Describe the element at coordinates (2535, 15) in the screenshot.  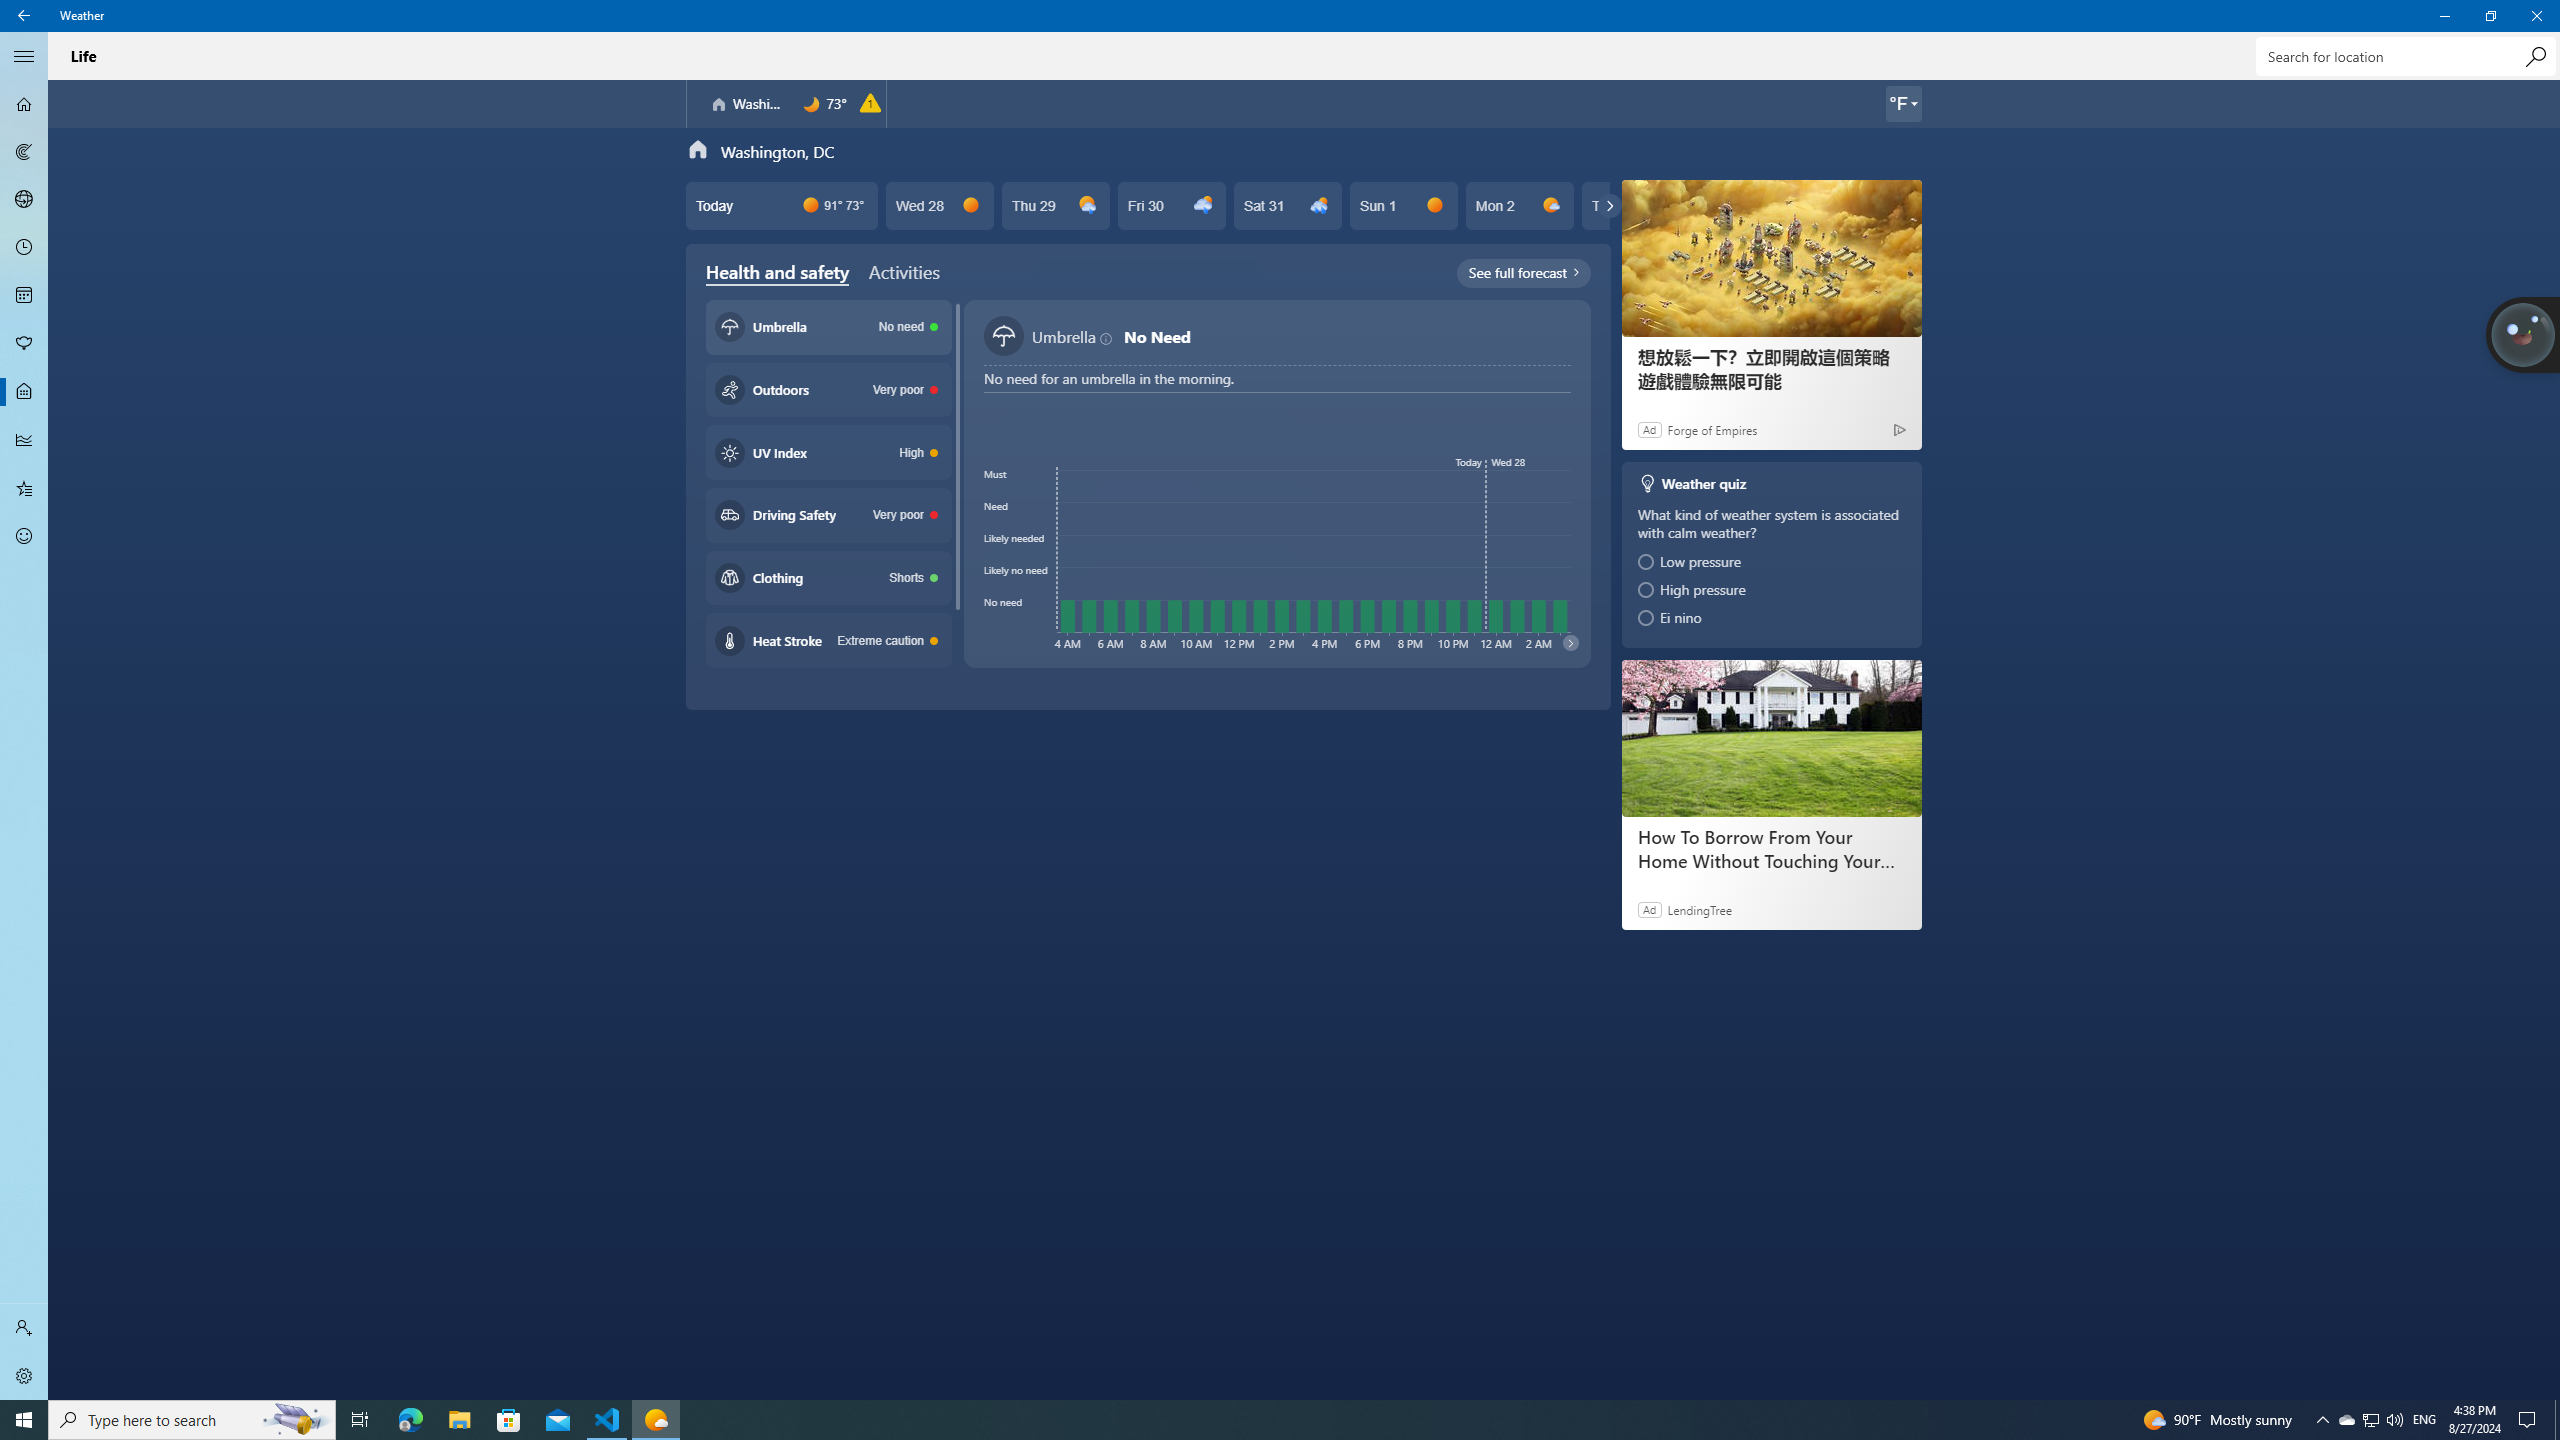
I see `'Close Weather'` at that location.